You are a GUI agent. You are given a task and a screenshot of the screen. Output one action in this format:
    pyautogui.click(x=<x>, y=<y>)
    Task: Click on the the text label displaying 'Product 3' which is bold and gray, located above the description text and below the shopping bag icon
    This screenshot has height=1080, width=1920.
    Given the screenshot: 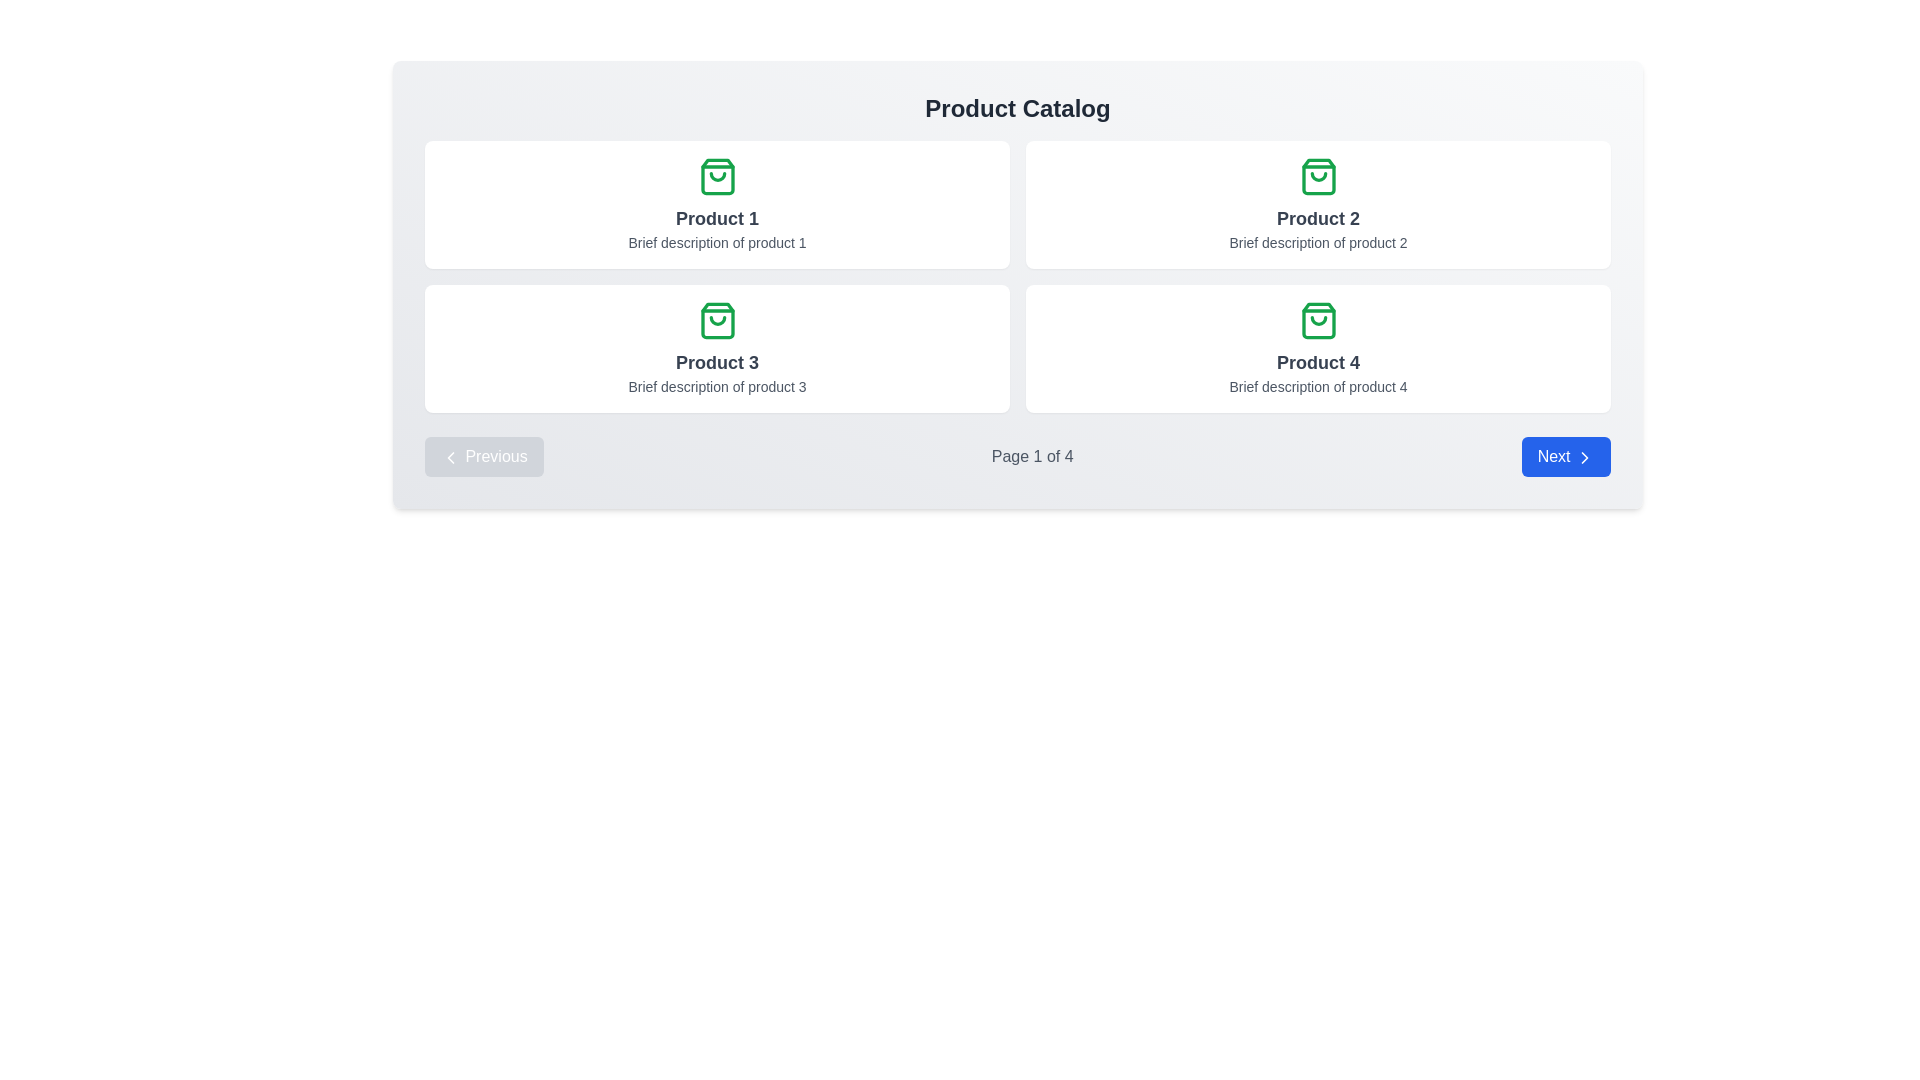 What is the action you would take?
    pyautogui.click(x=717, y=362)
    